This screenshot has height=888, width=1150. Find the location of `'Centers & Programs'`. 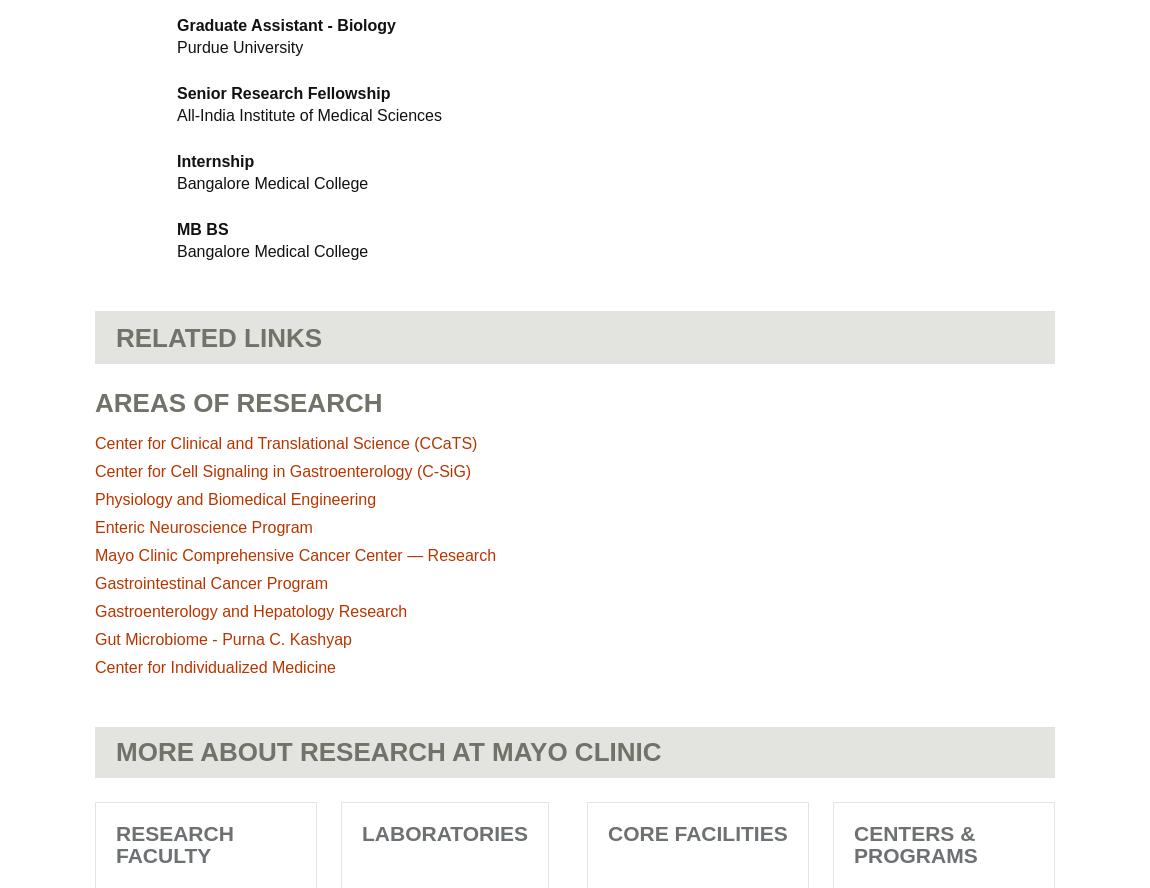

'Centers & Programs' is located at coordinates (915, 843).